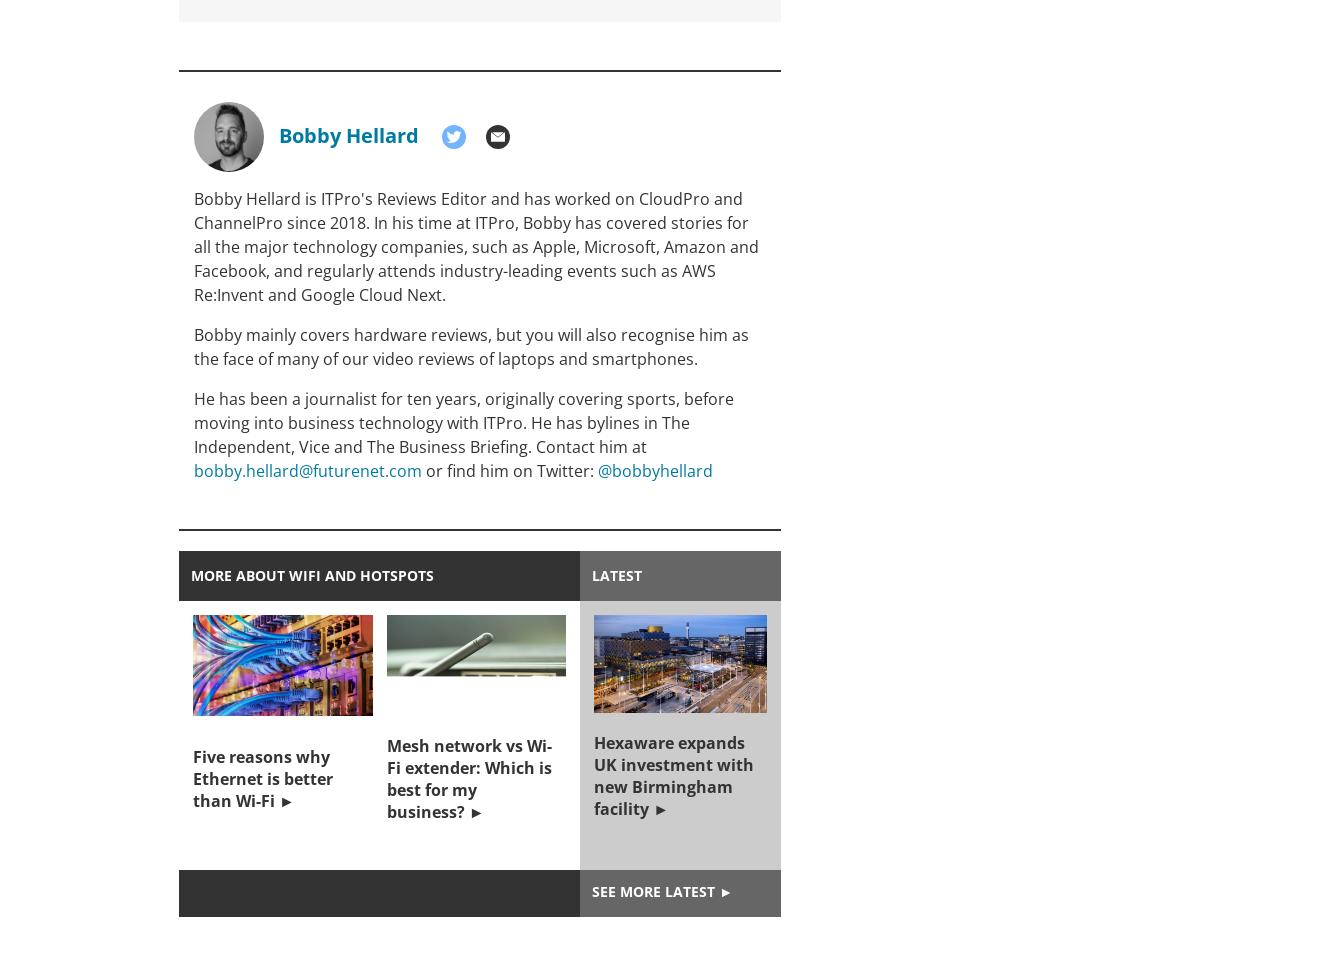  Describe the element at coordinates (307, 470) in the screenshot. I see `'bobby.hellard@futurenet.com'` at that location.